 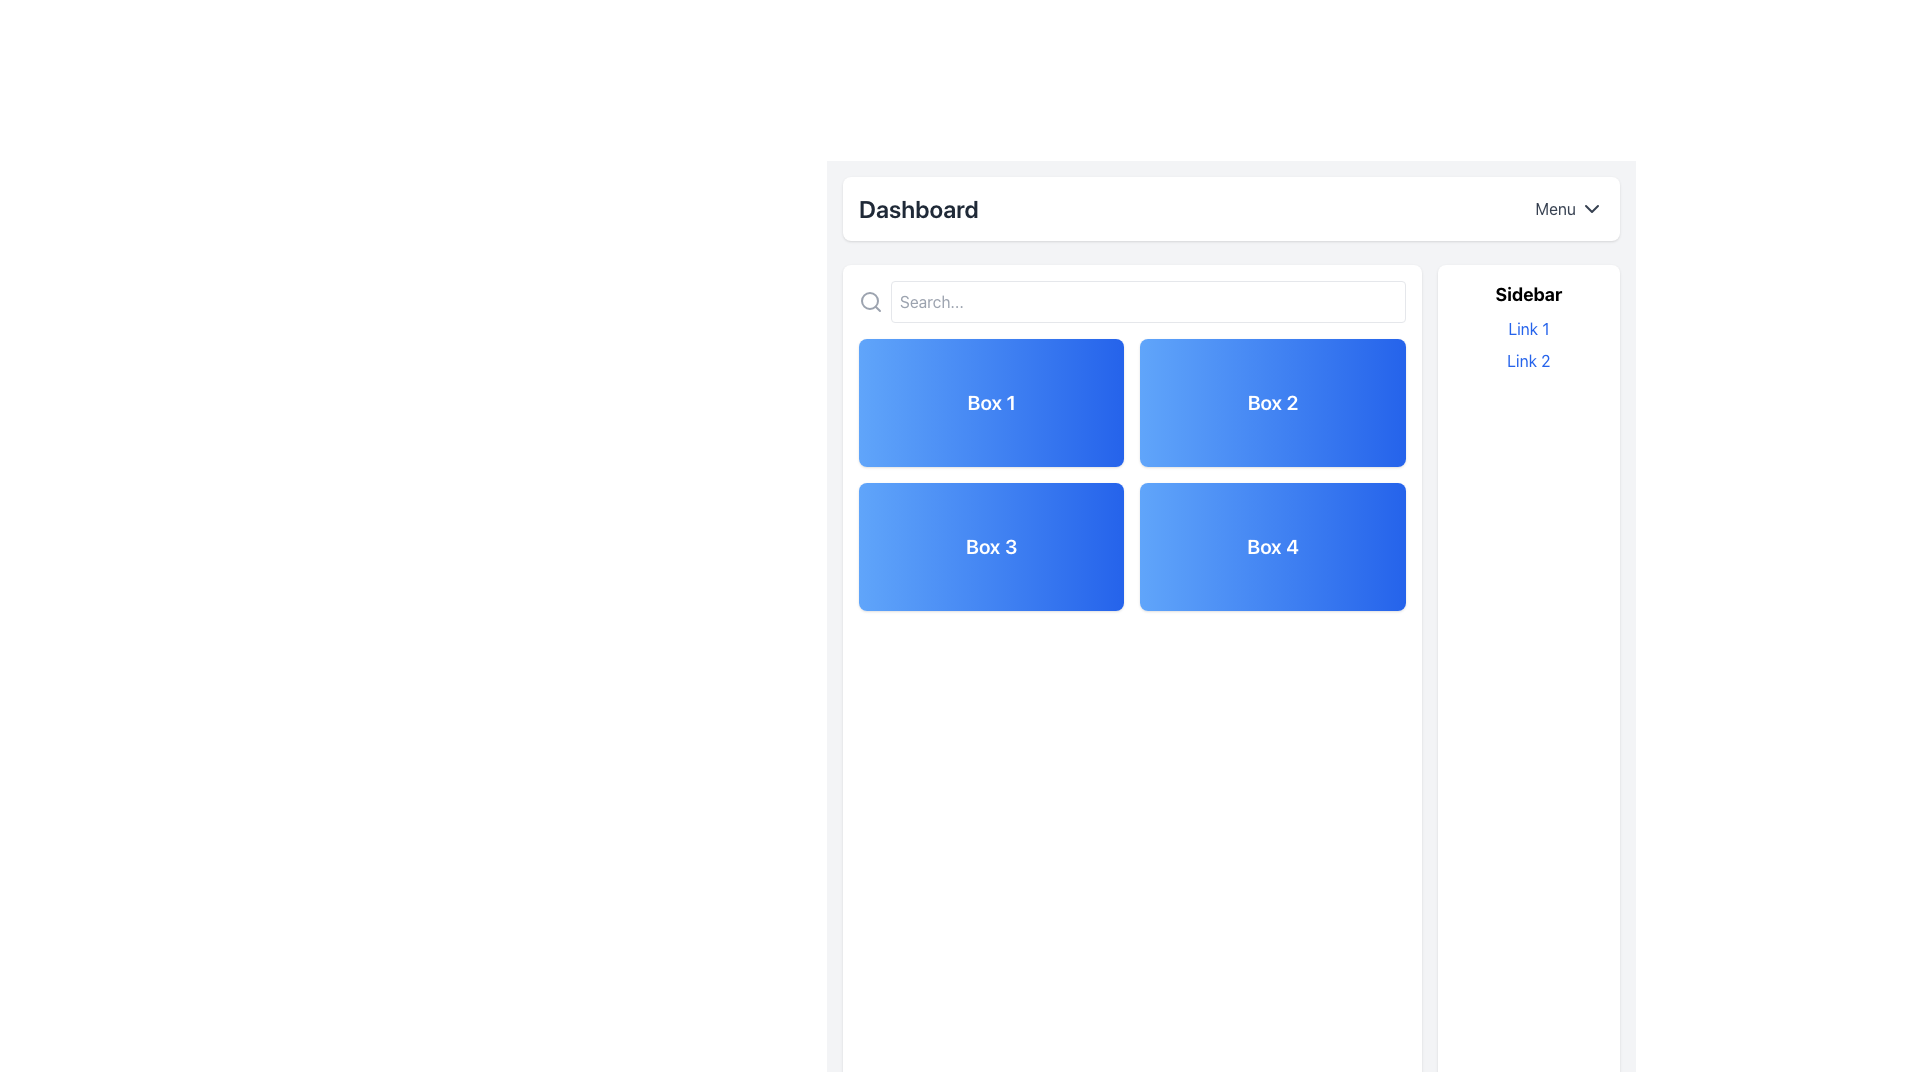 I want to click on the rectangular UI element with a gradient blue background and the text 'Box 2' in a large, bold font, located in the top-right corner of the 2x2 grid, so click(x=1272, y=402).